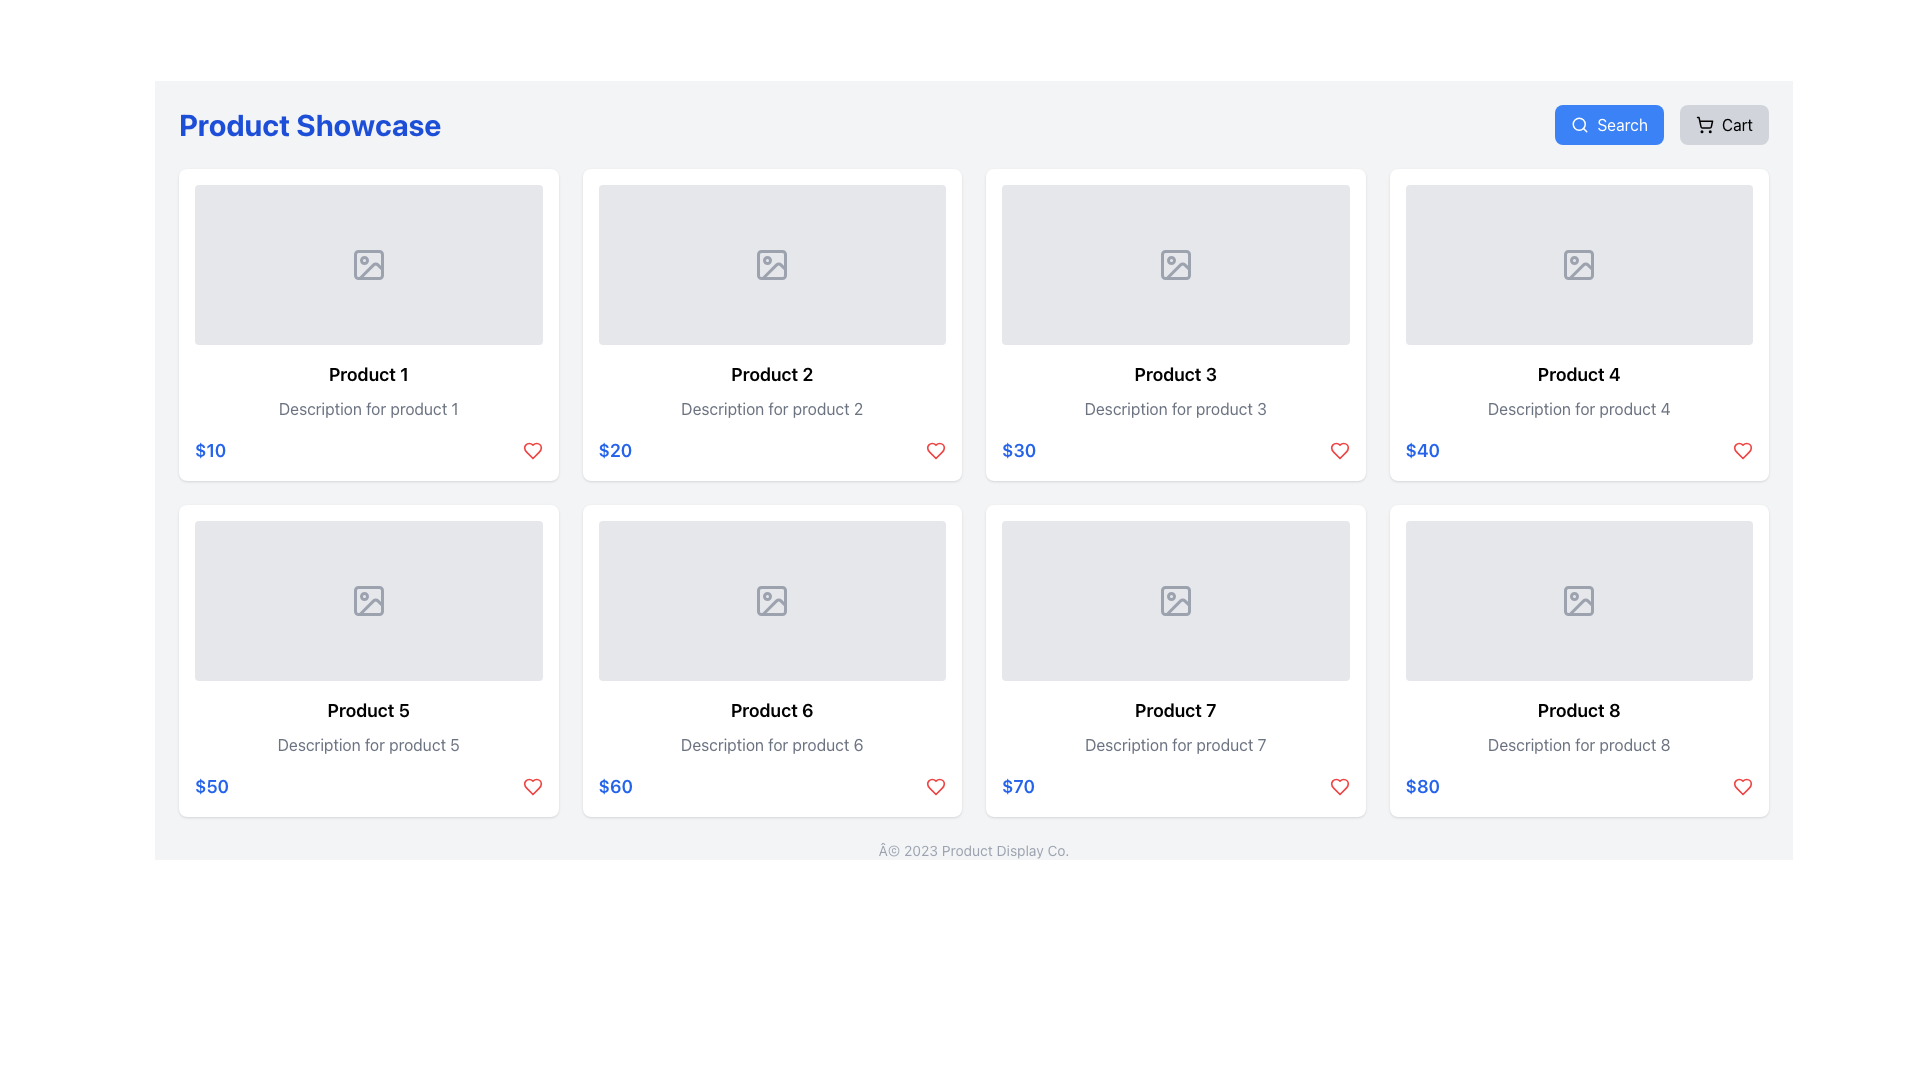 This screenshot has height=1080, width=1920. What do you see at coordinates (771, 264) in the screenshot?
I see `the image placeholder icon in the second card labeled 'Product 2' within the product showcase interface` at bounding box center [771, 264].